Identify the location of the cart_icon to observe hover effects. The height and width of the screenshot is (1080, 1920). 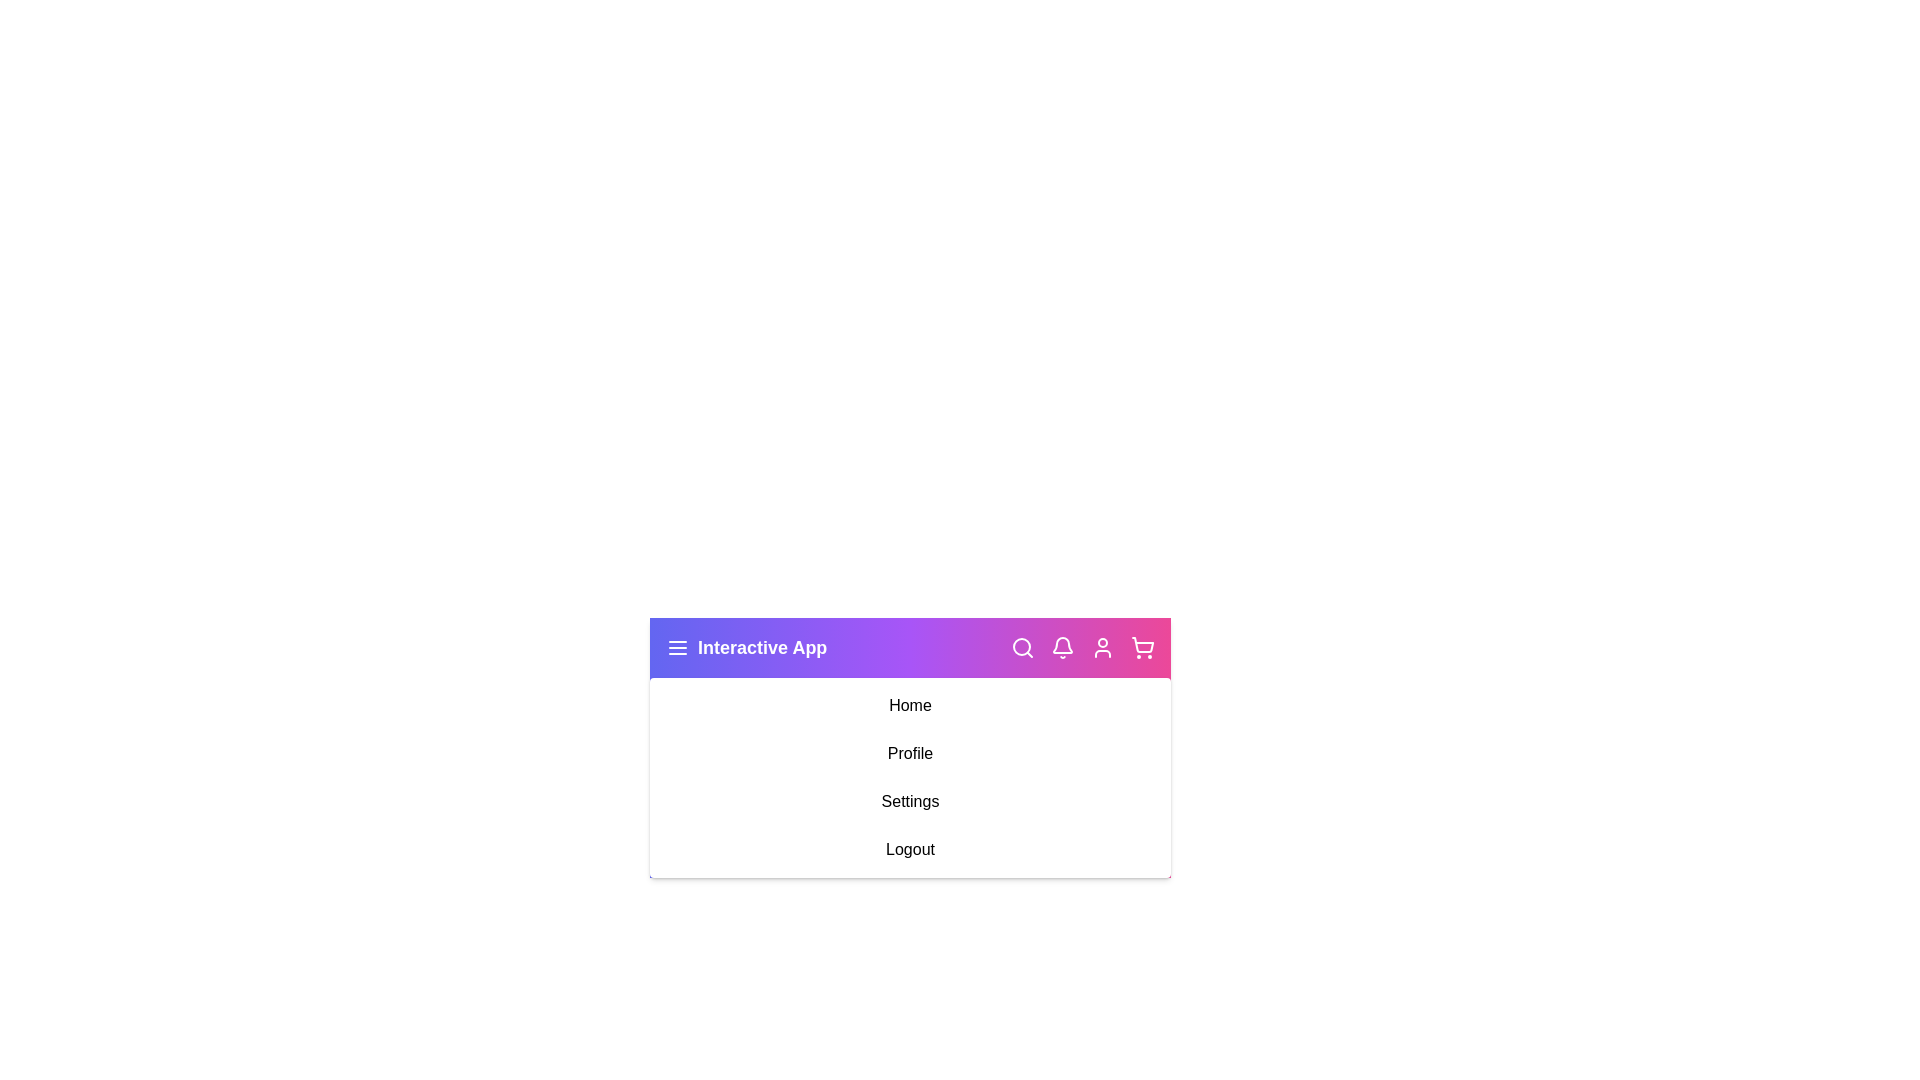
(1142, 648).